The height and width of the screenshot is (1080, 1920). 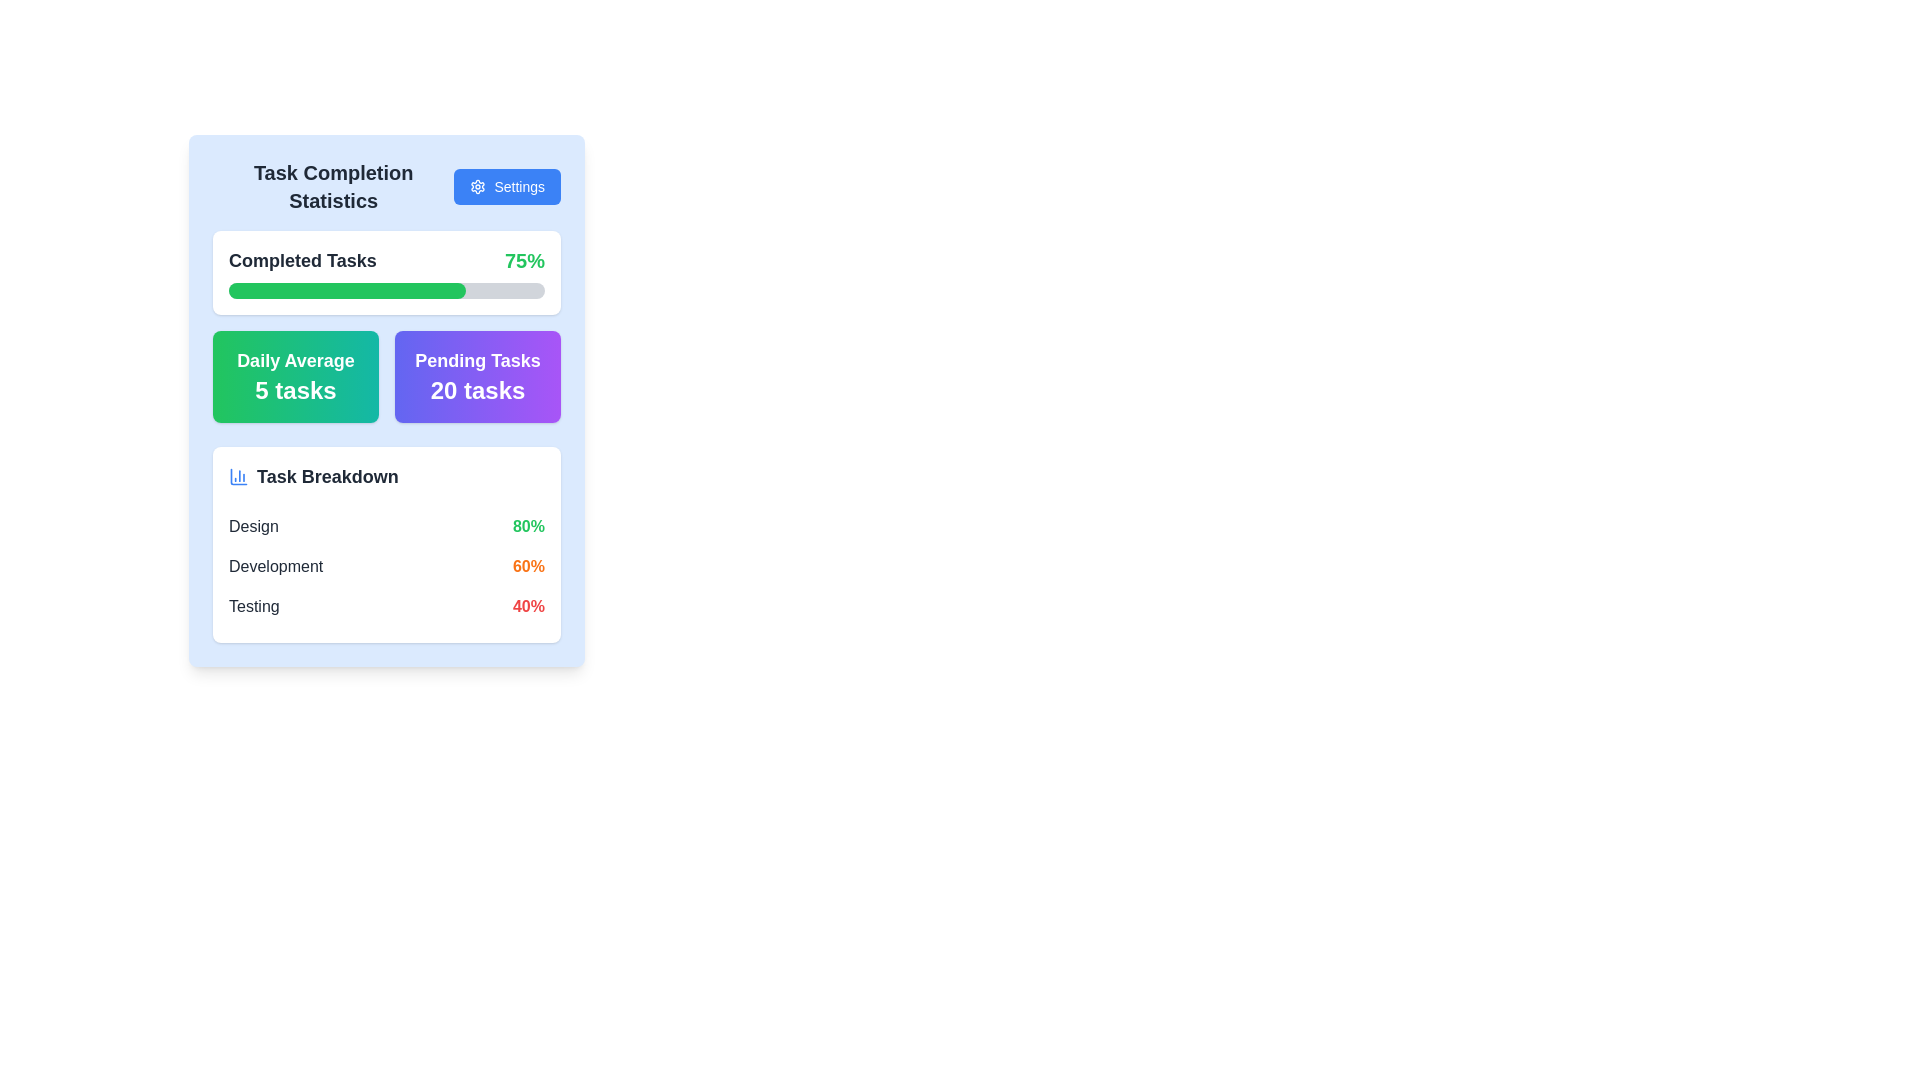 What do you see at coordinates (477, 186) in the screenshot?
I see `the settings cogwheel icon located at the top-right corner of the 'Task Completion Statistics' card header` at bounding box center [477, 186].